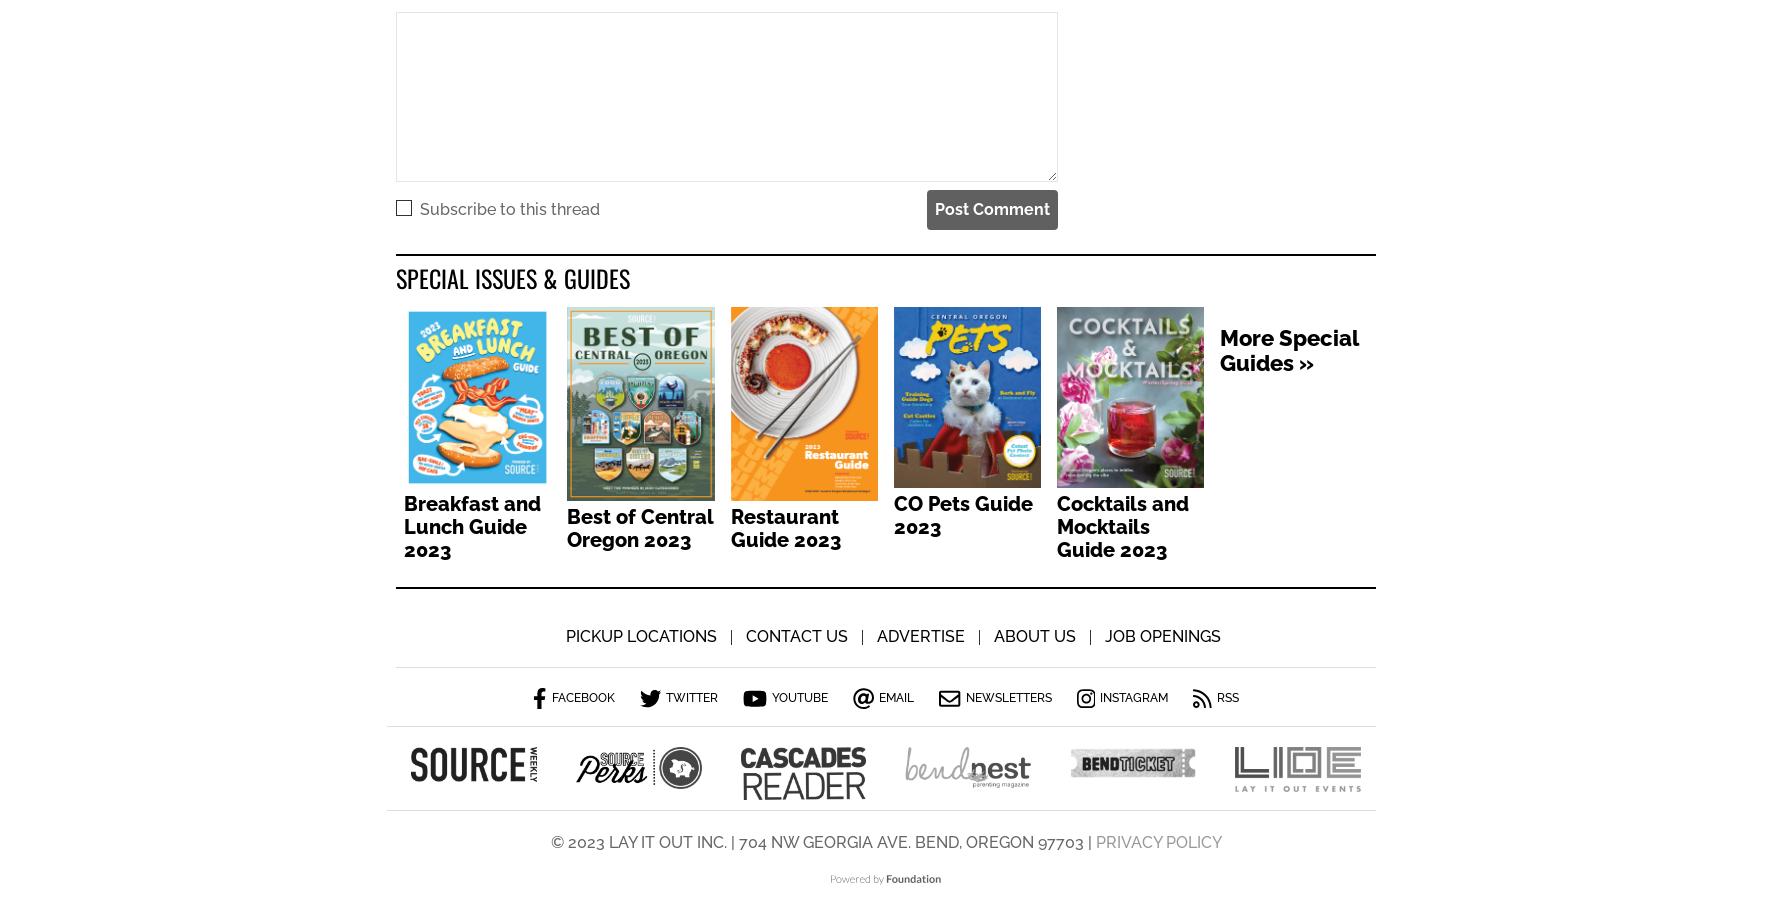 This screenshot has width=1772, height=912. What do you see at coordinates (582, 699) in the screenshot?
I see `'Facebook'` at bounding box center [582, 699].